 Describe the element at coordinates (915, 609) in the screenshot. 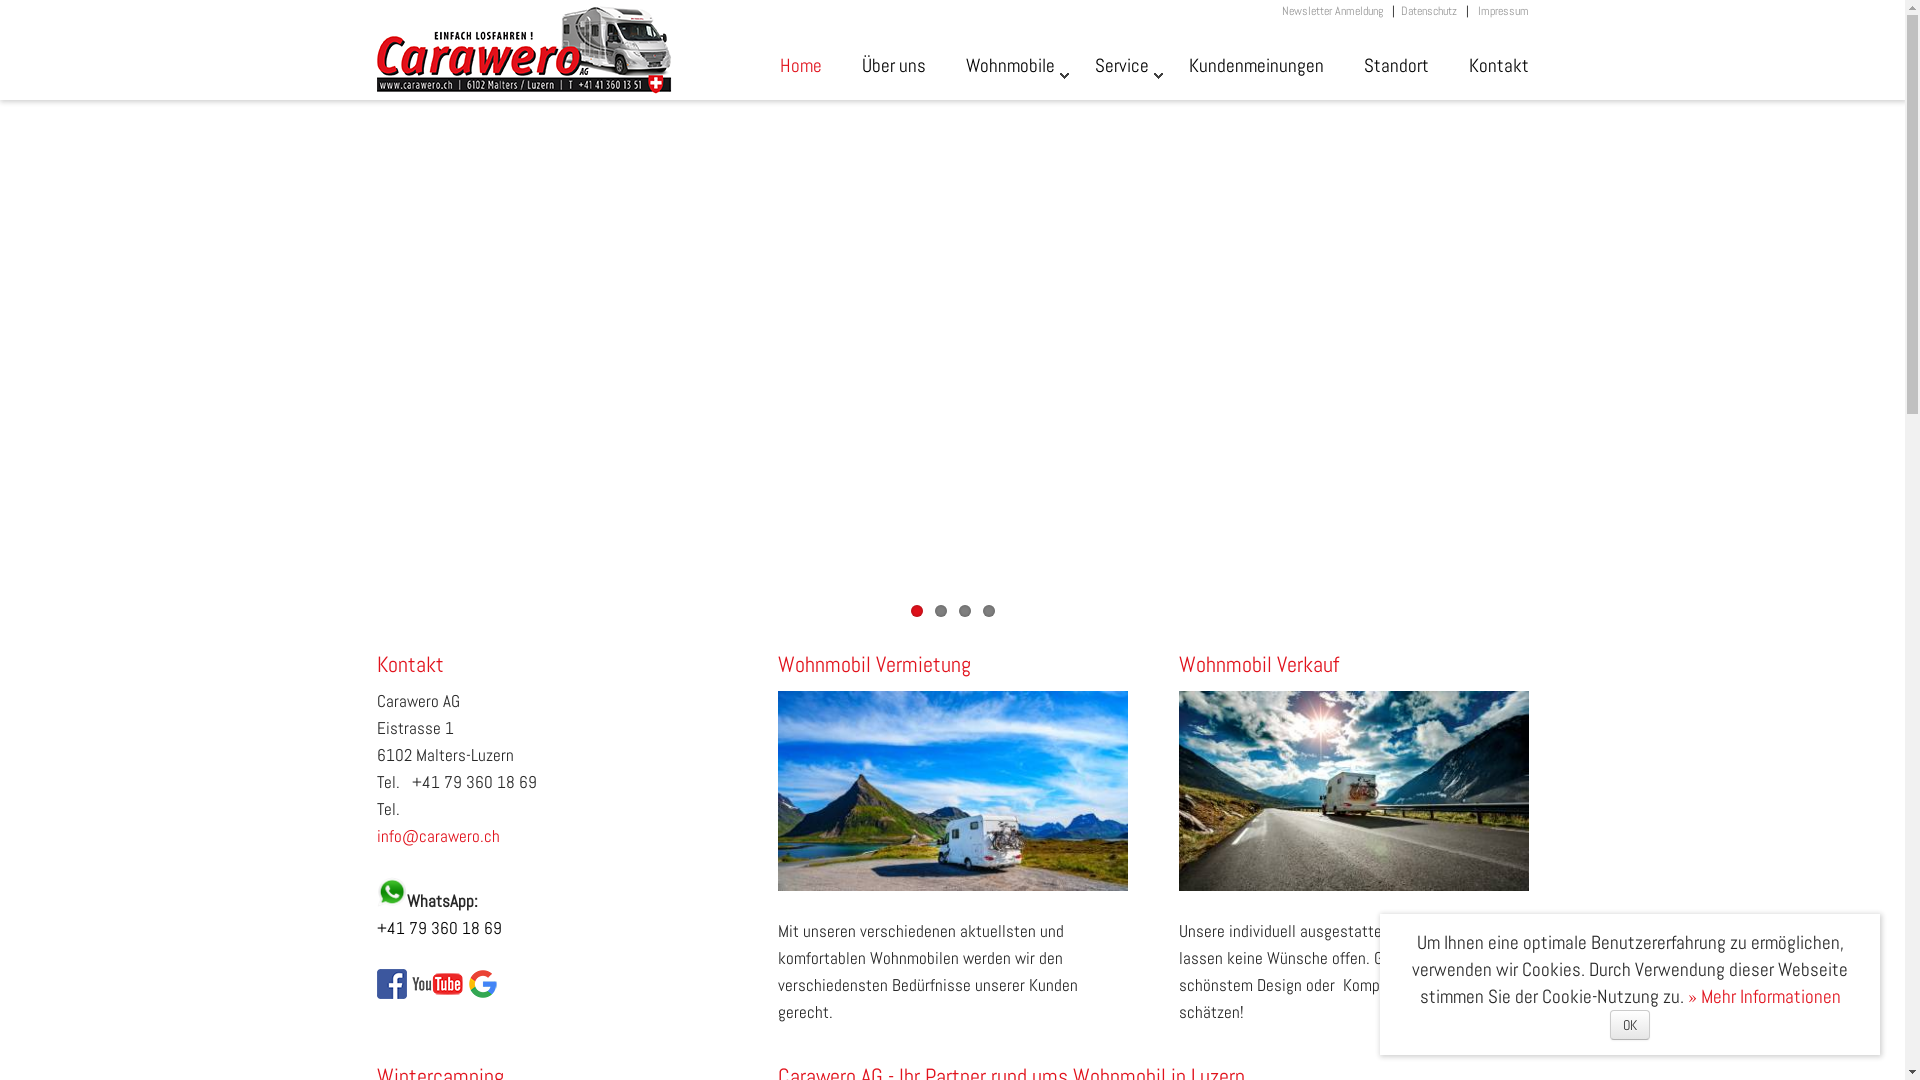

I see `'1'` at that location.